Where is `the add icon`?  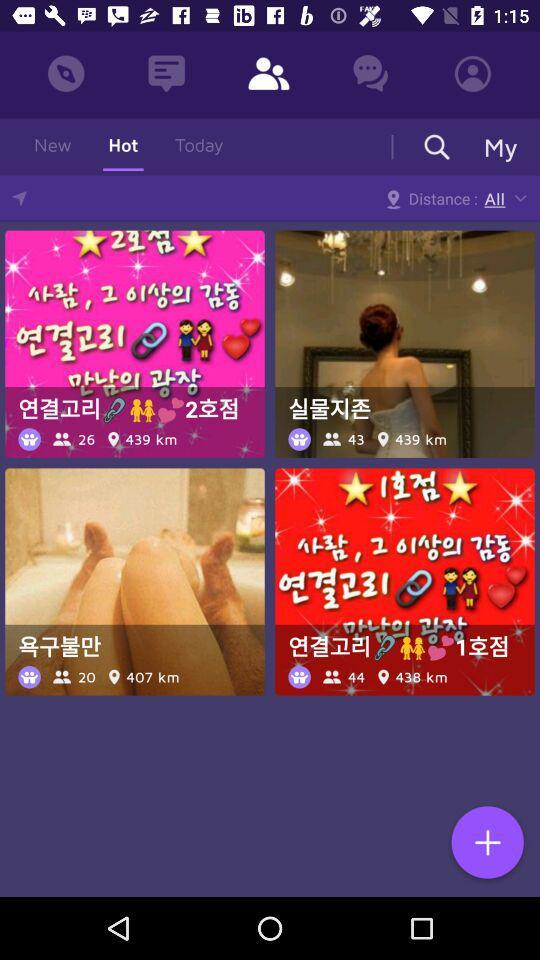
the add icon is located at coordinates (486, 843).